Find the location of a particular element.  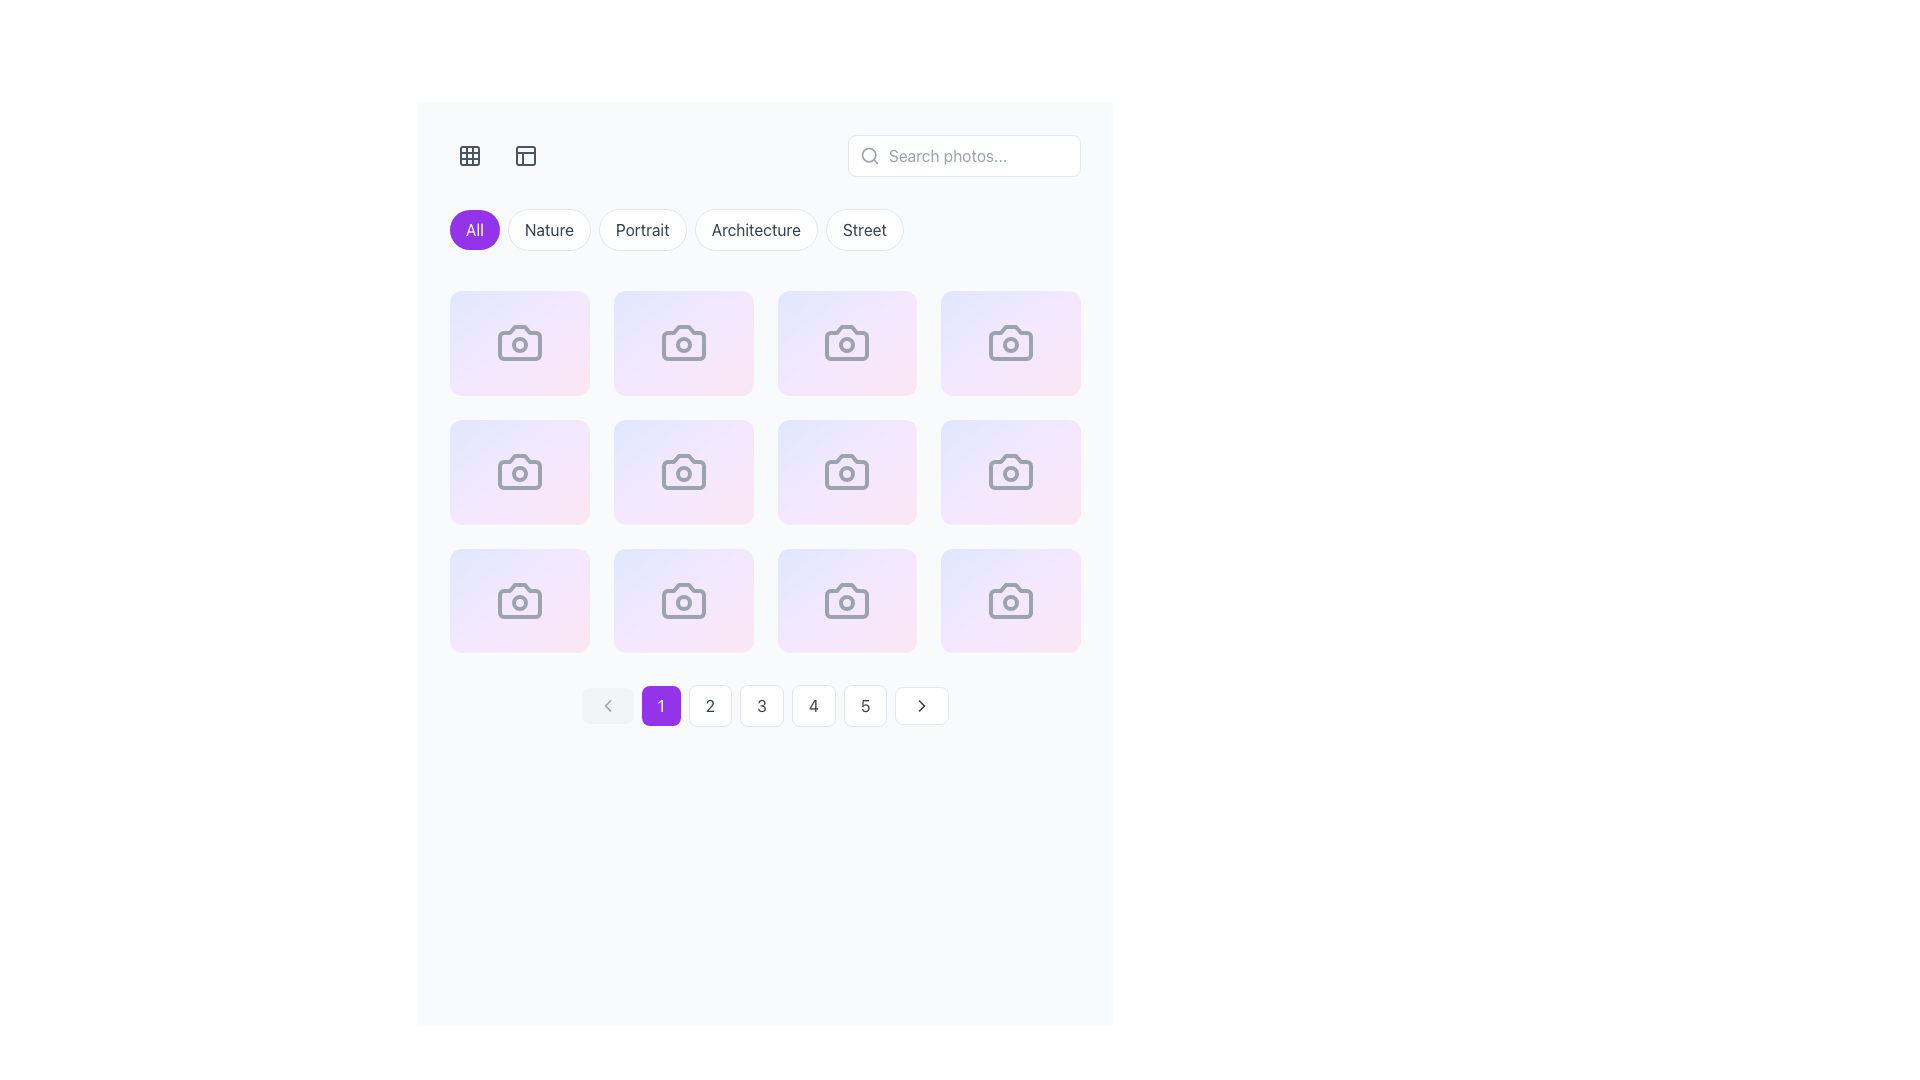

the SVG icon representing an unavailable image in the bottom-left corner of the first page of tiles, located in the third row and first column of the grid layout is located at coordinates (519, 600).